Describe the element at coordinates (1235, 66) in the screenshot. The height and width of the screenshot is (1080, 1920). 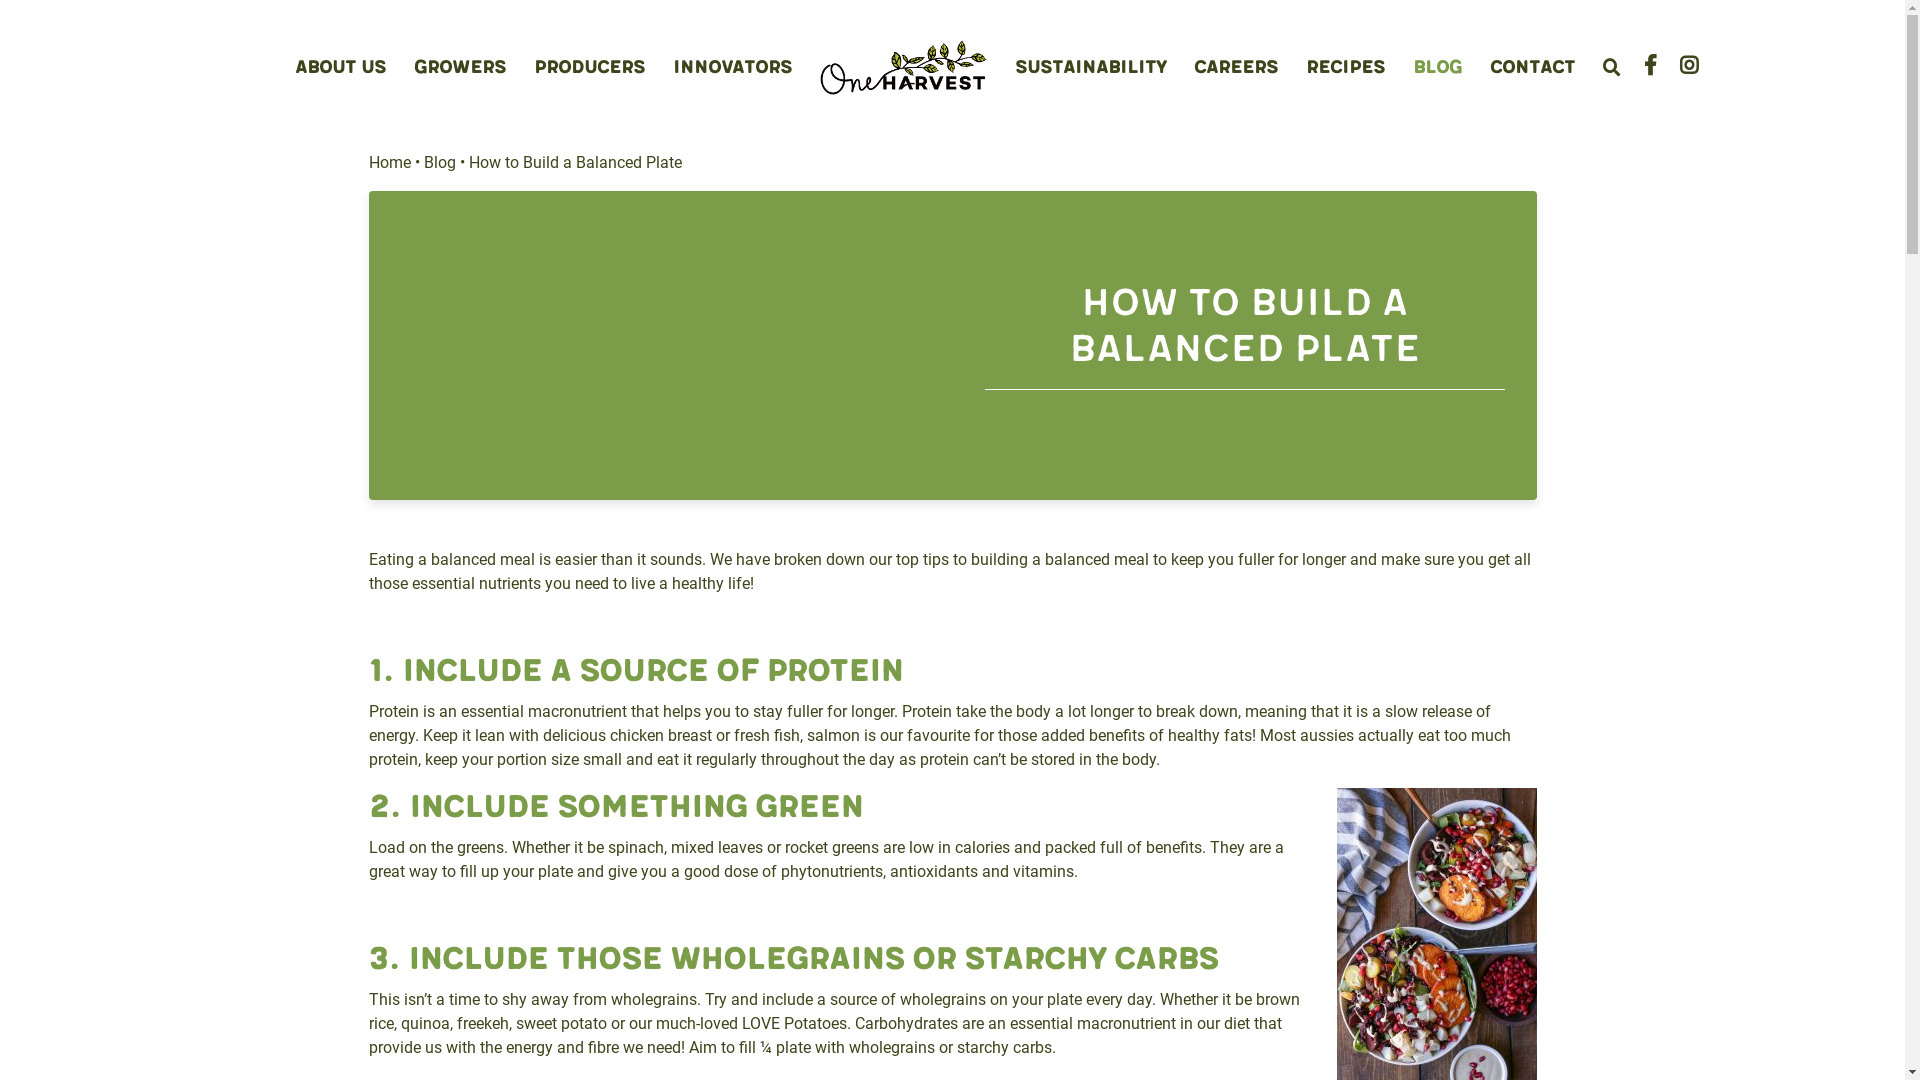
I see `'CAREERS'` at that location.